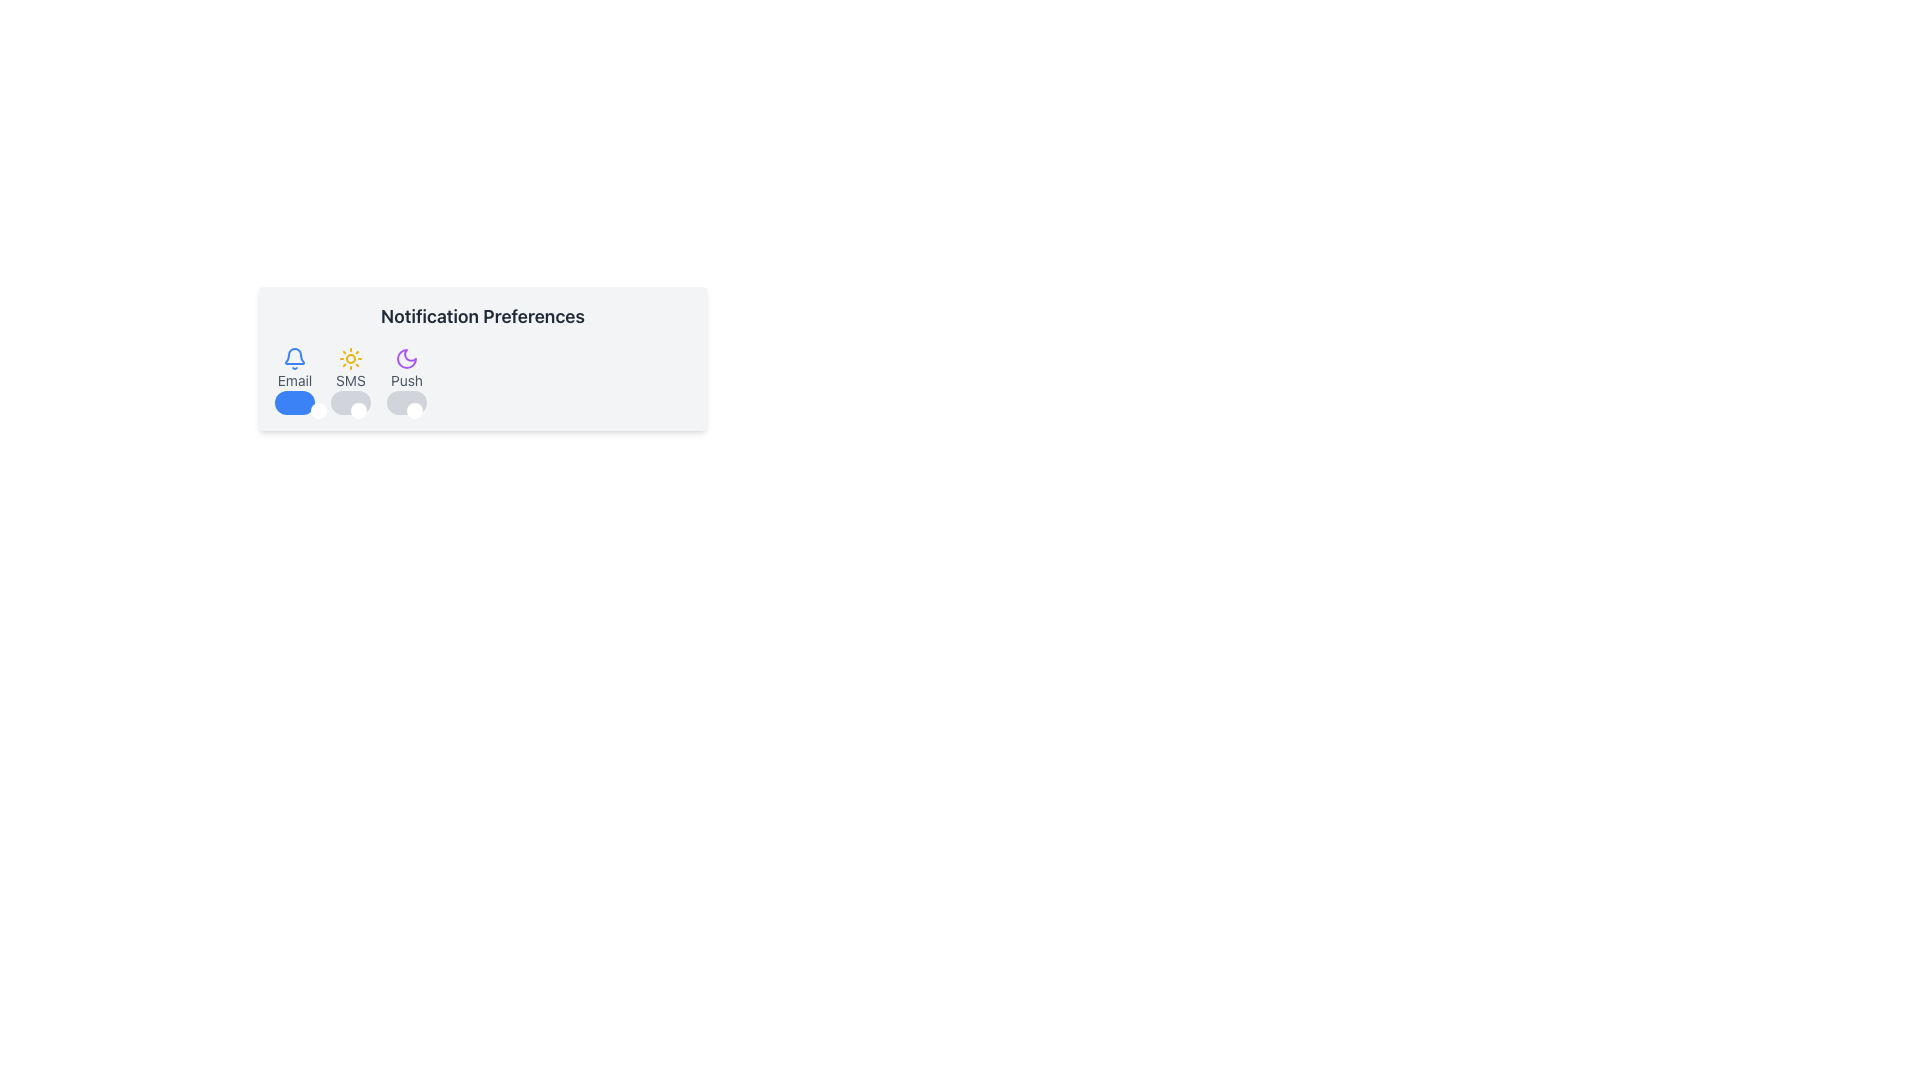 The height and width of the screenshot is (1080, 1920). Describe the element at coordinates (413, 410) in the screenshot. I see `the small circular white knob on the left side of the horizontal toggle track in the 'Notification Preferences' section` at that location.